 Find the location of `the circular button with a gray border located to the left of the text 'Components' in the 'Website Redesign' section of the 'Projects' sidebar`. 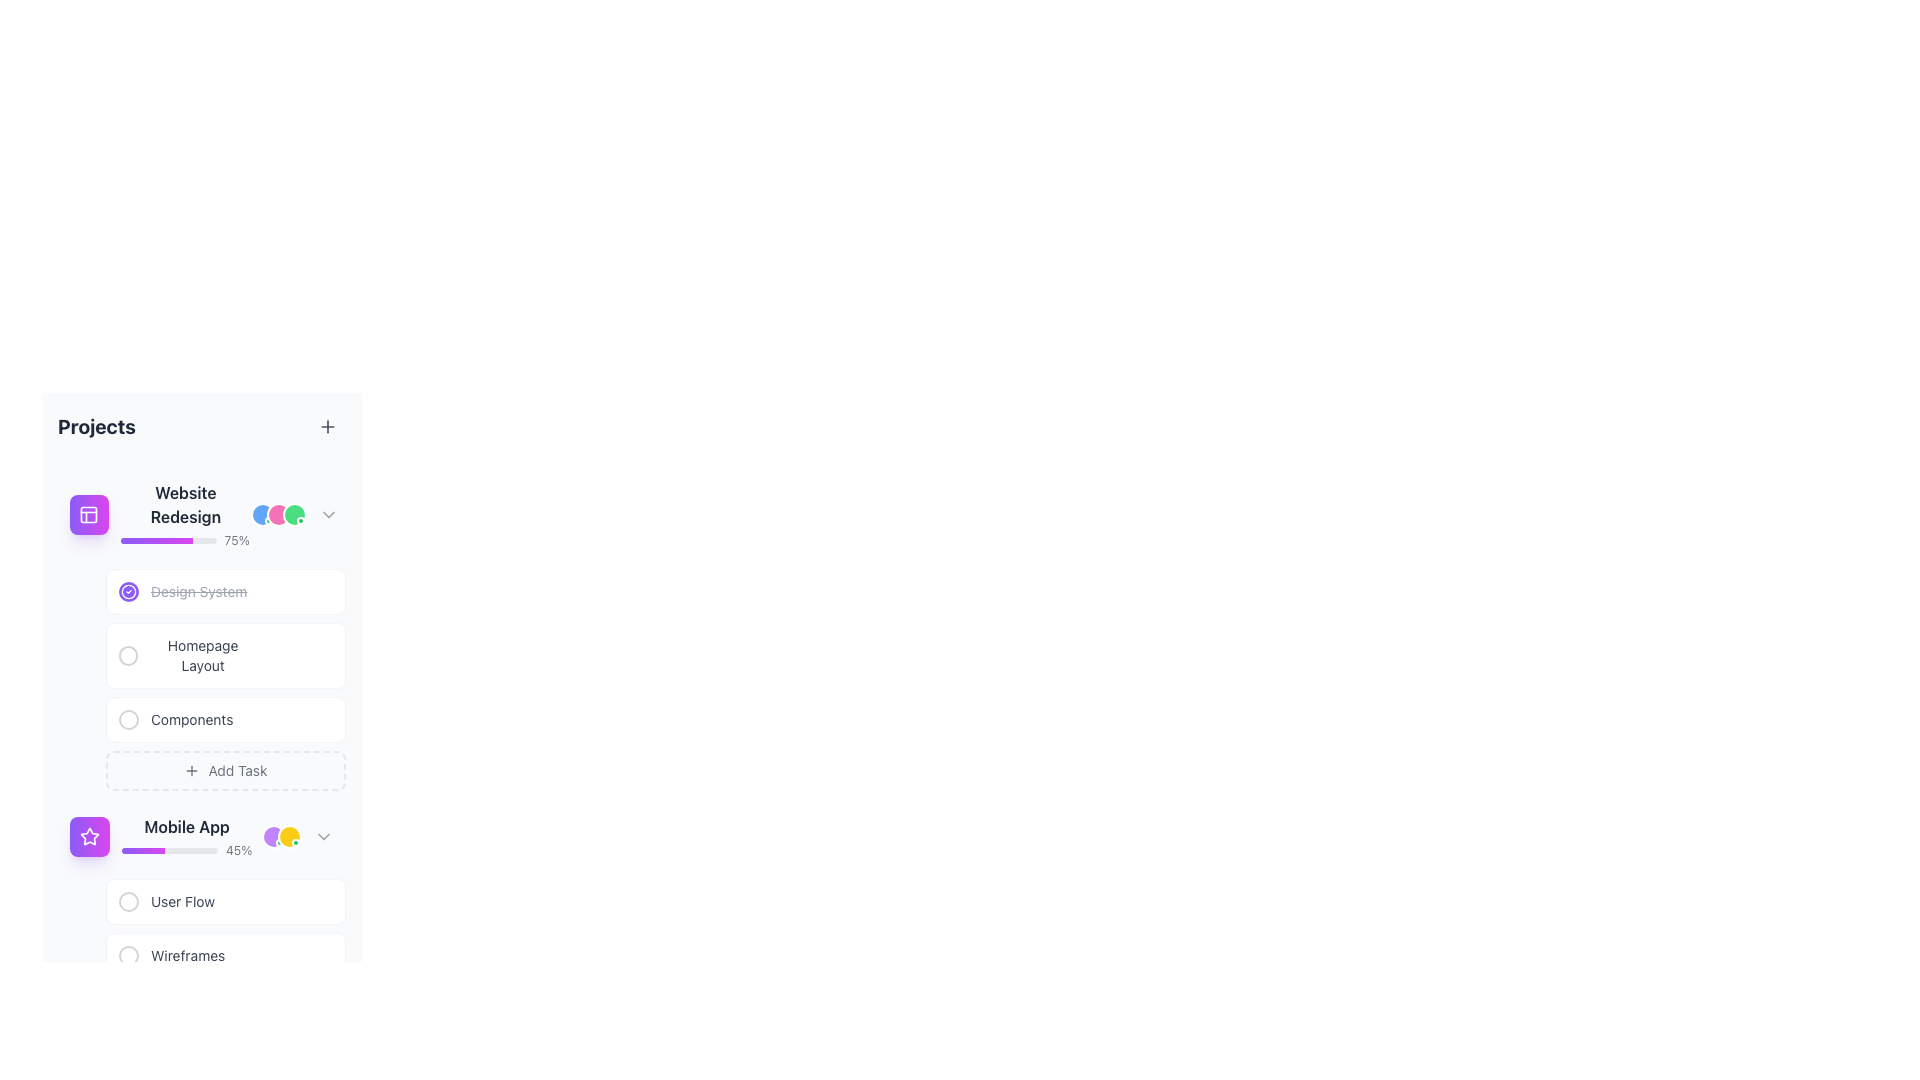

the circular button with a gray border located to the left of the text 'Components' in the 'Website Redesign' section of the 'Projects' sidebar is located at coordinates (128, 720).